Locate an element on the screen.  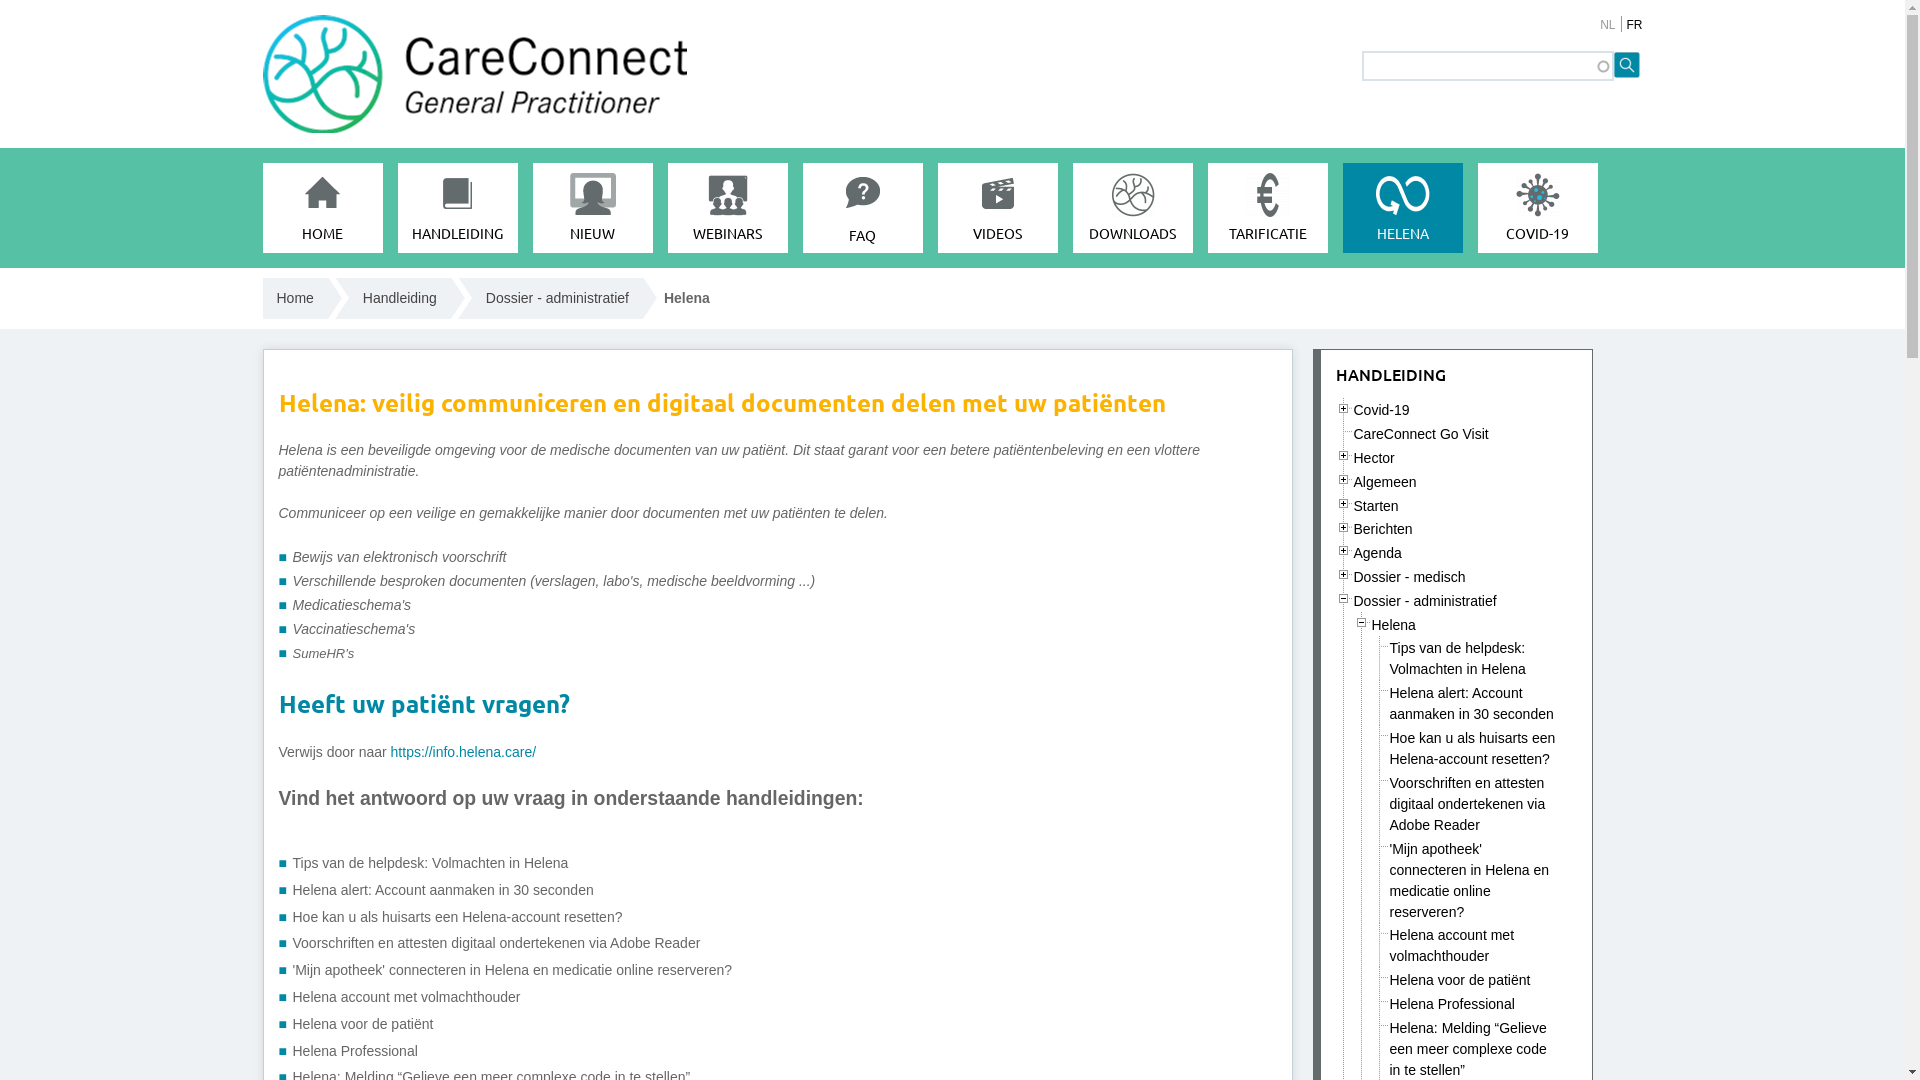
'https://info.helena.care/' is located at coordinates (463, 752).